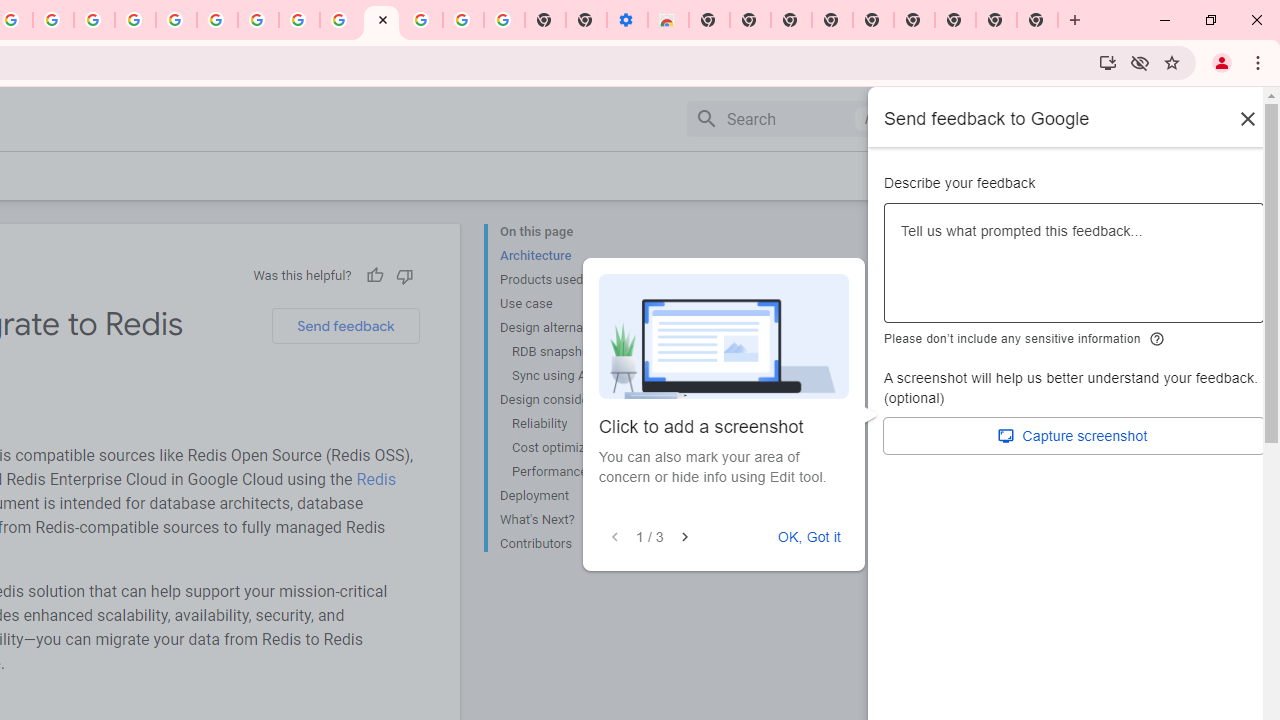  Describe the element at coordinates (1038, 20) in the screenshot. I see `'New Tab'` at that location.